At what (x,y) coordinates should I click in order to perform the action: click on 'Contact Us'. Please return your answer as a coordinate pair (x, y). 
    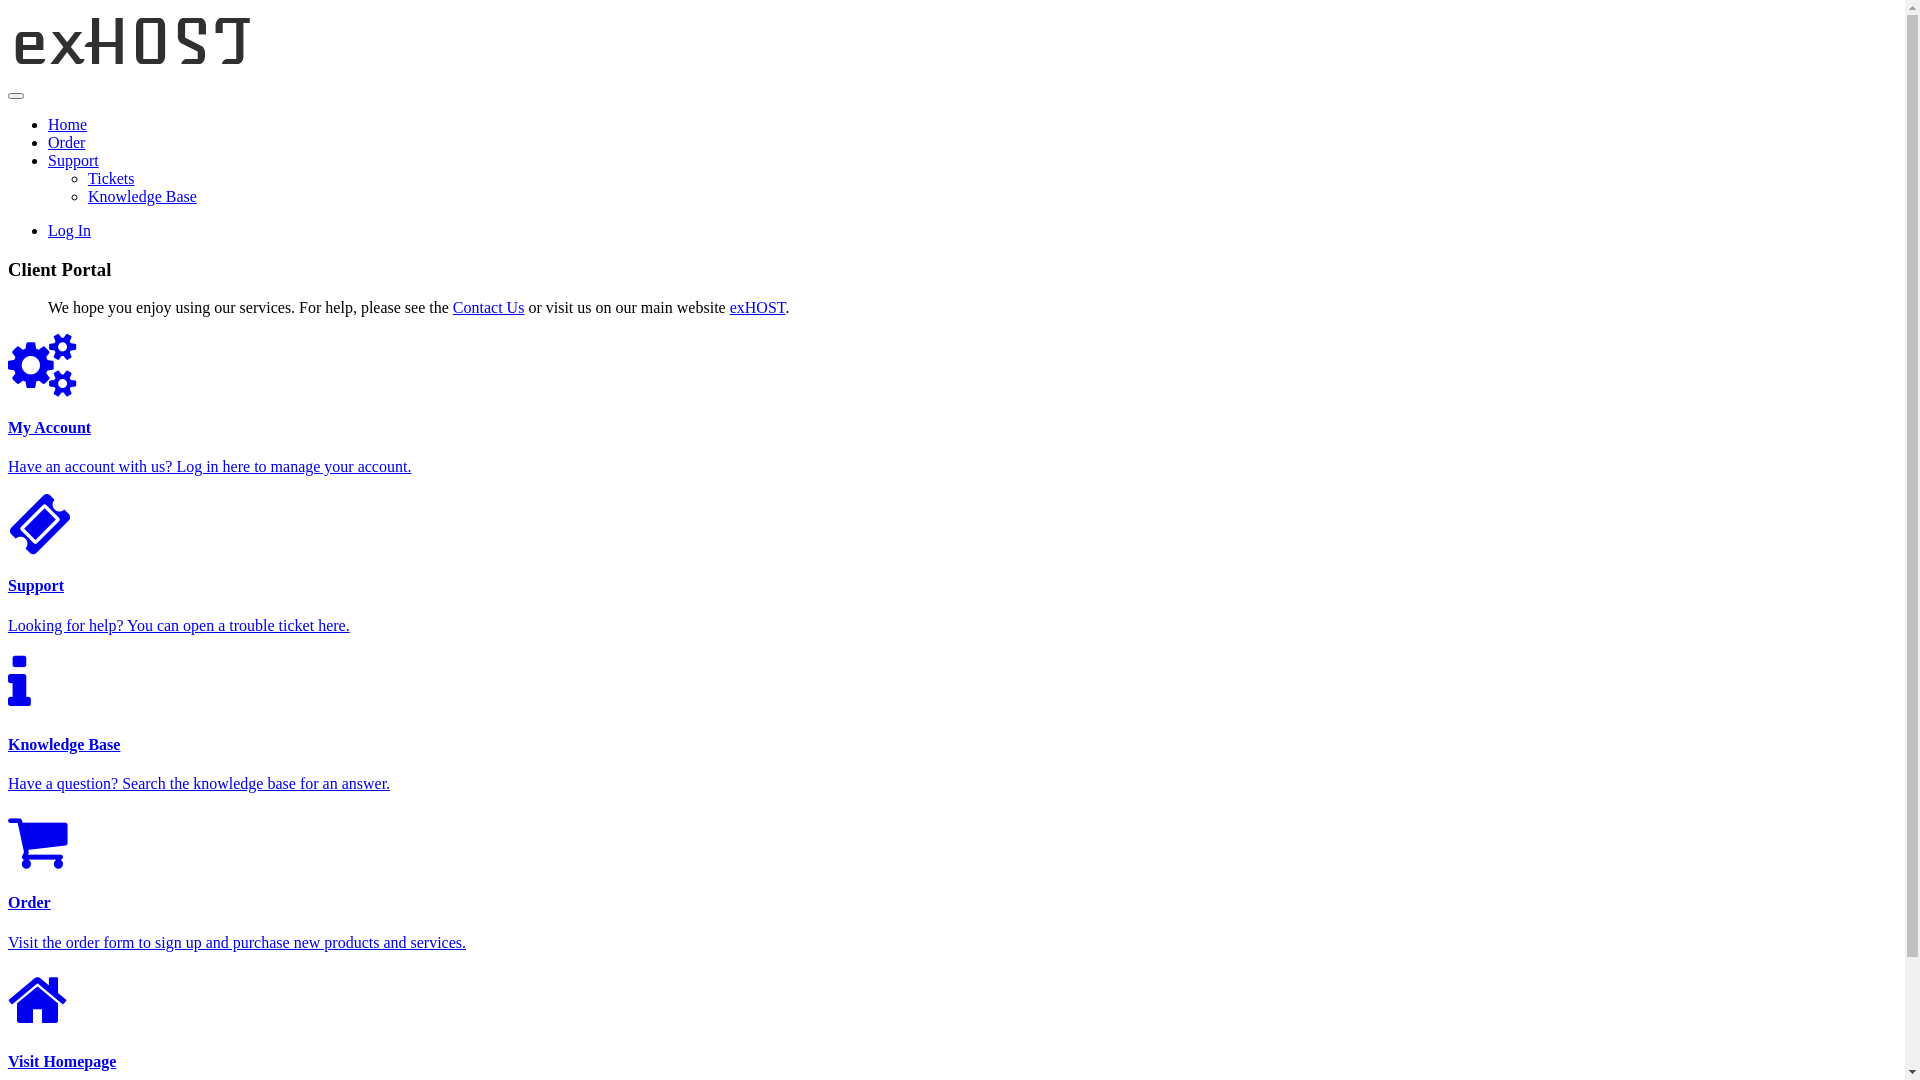
    Looking at the image, I should click on (489, 307).